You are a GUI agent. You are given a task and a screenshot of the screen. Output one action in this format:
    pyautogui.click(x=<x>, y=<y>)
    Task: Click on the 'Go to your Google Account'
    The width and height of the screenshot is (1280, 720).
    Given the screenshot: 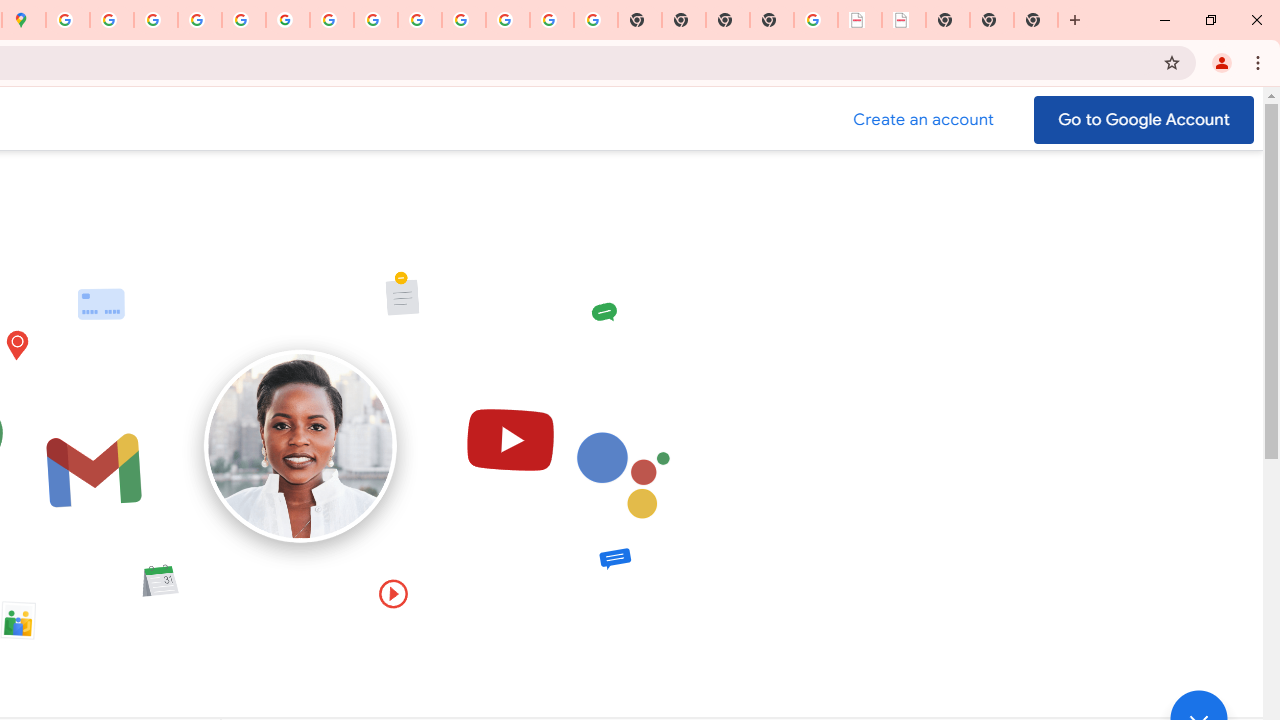 What is the action you would take?
    pyautogui.click(x=1144, y=119)
    